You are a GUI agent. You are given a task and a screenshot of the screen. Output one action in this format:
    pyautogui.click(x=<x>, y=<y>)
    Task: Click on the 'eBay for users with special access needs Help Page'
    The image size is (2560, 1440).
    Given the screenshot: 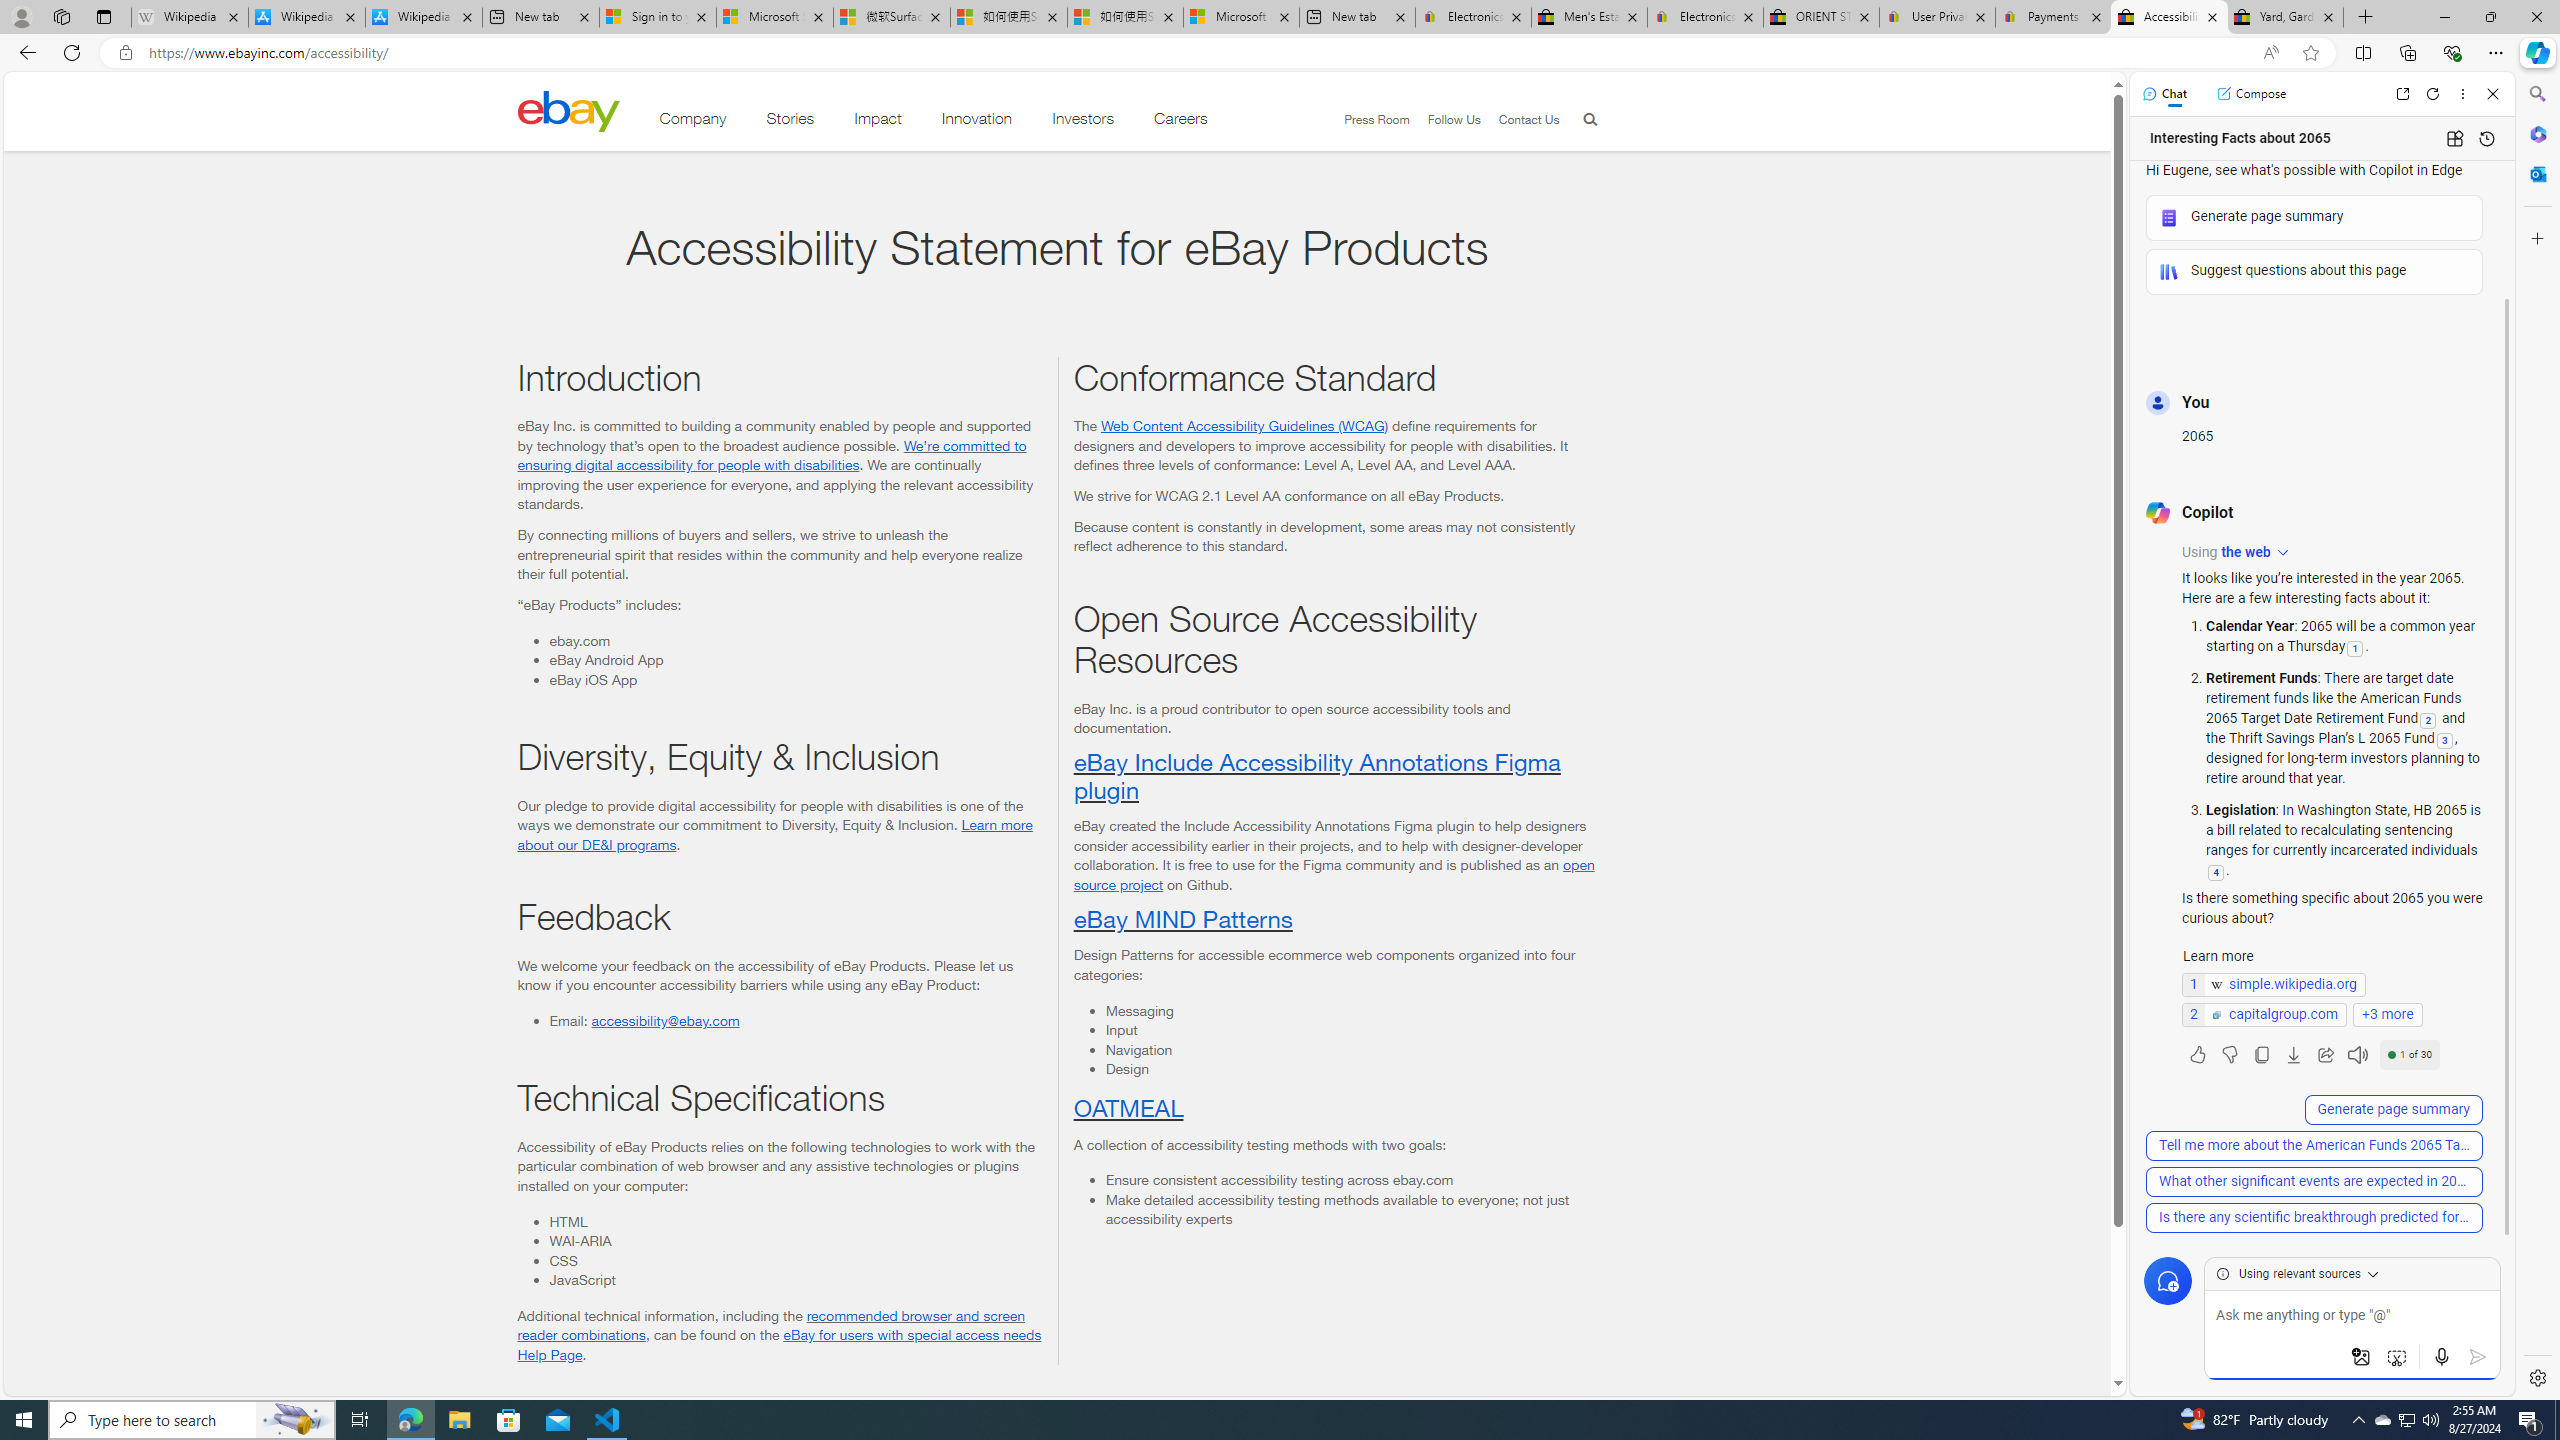 What is the action you would take?
    pyautogui.click(x=778, y=1344)
    